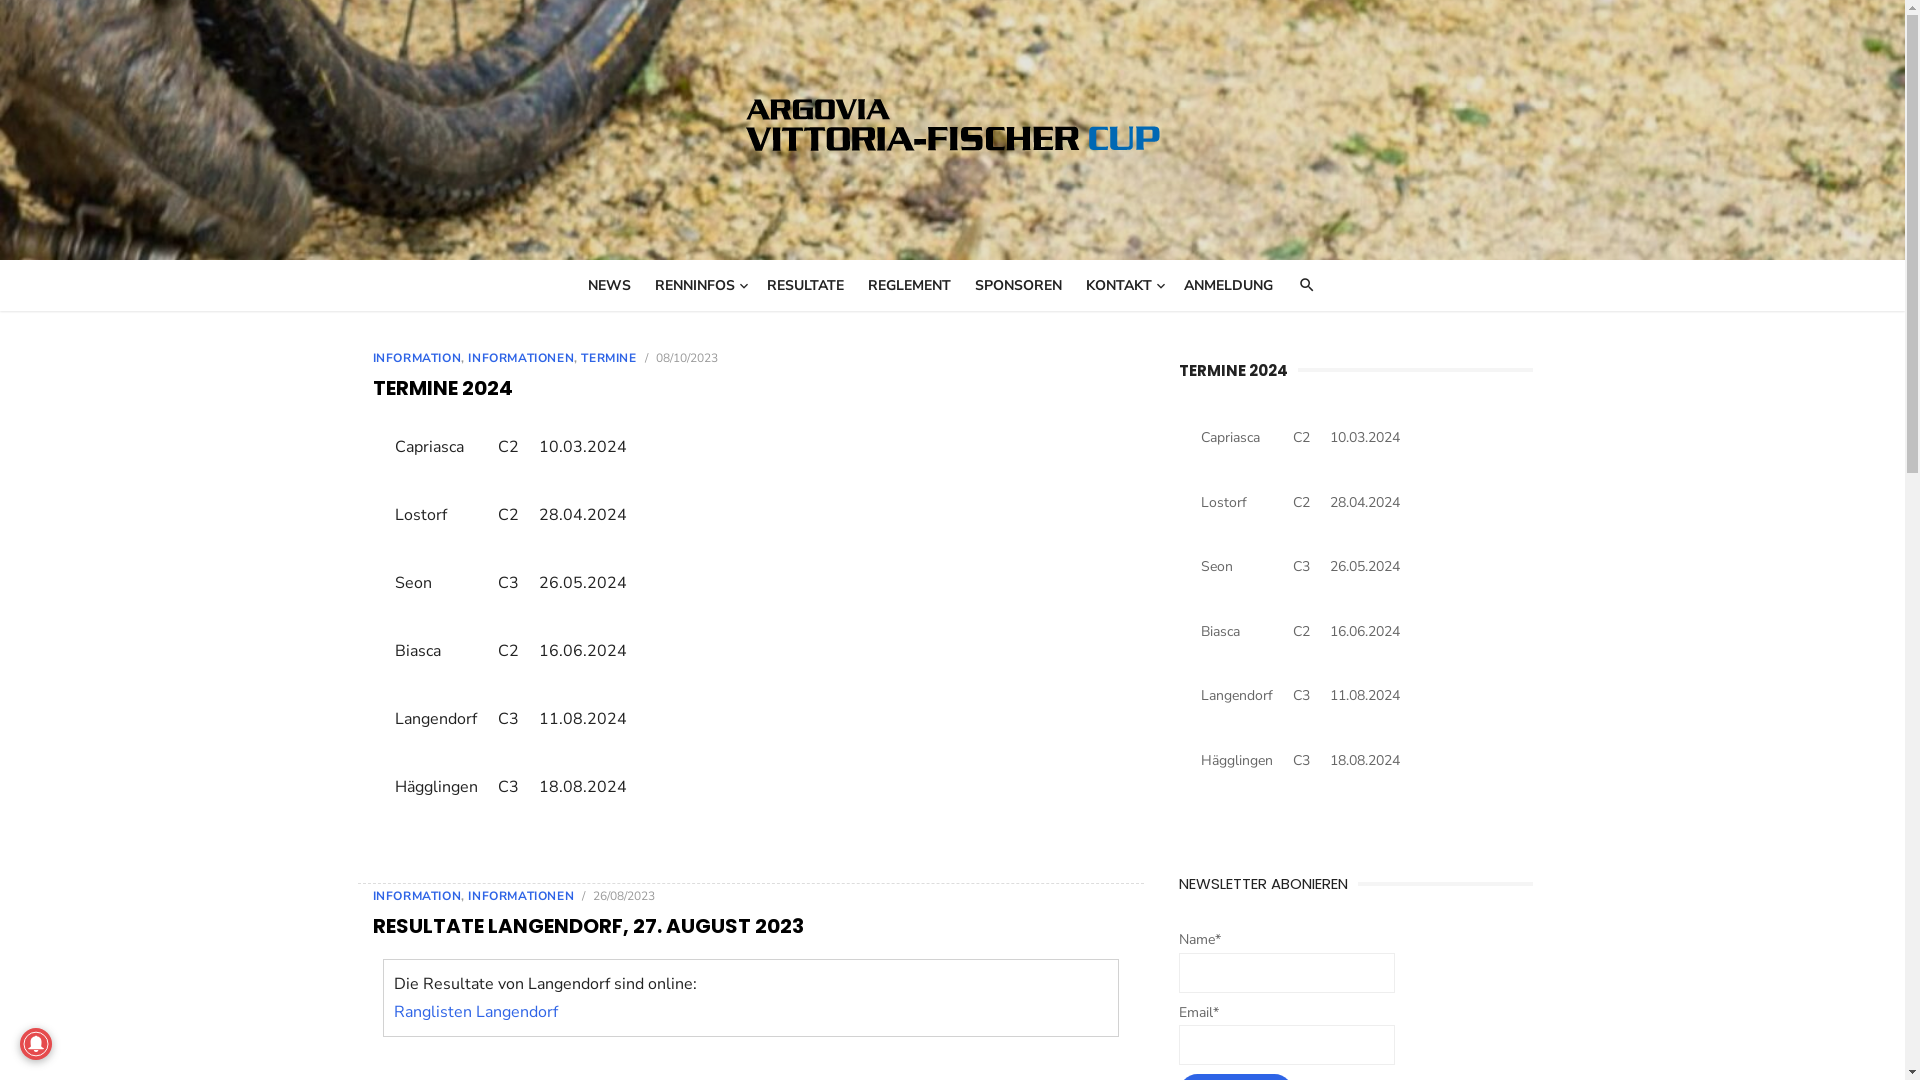  I want to click on 'SPONSOREN', so click(1018, 285).